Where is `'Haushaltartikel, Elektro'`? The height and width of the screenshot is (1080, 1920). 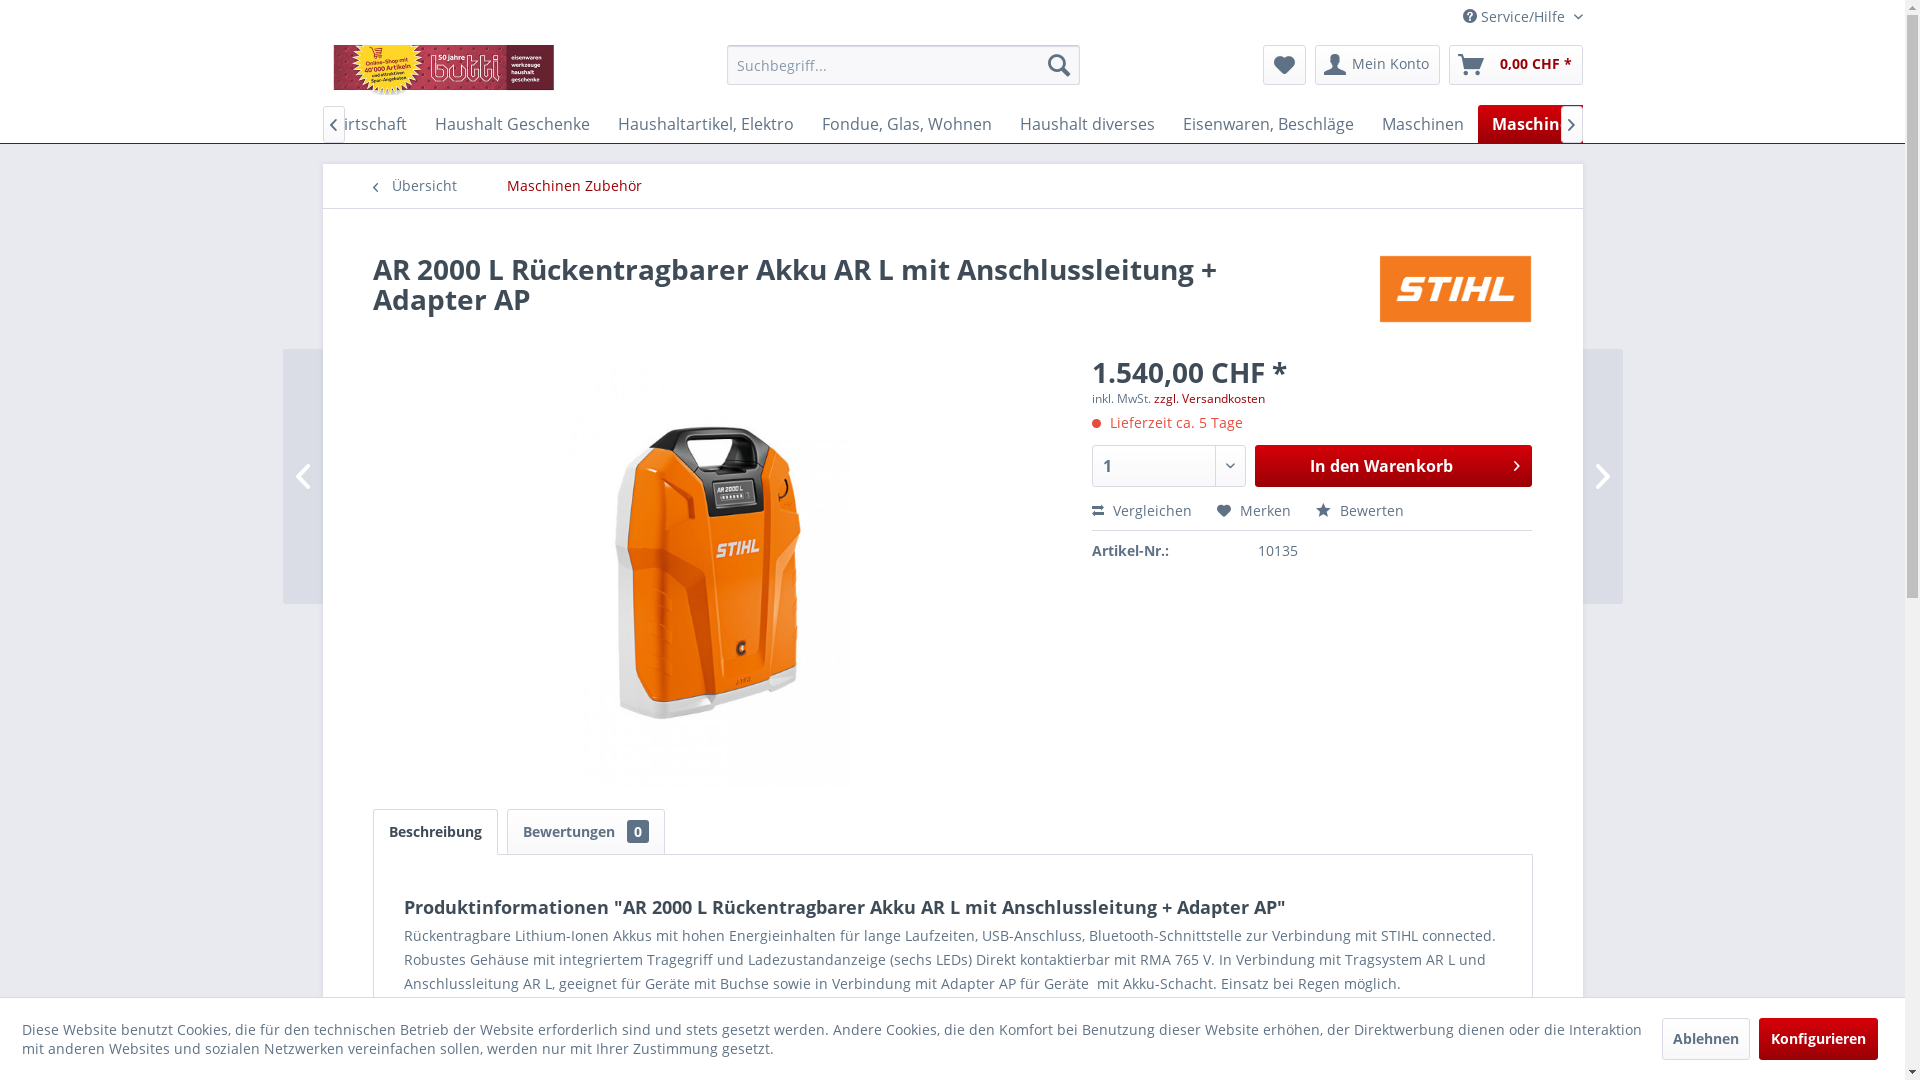 'Haushaltartikel, Elektro' is located at coordinates (705, 123).